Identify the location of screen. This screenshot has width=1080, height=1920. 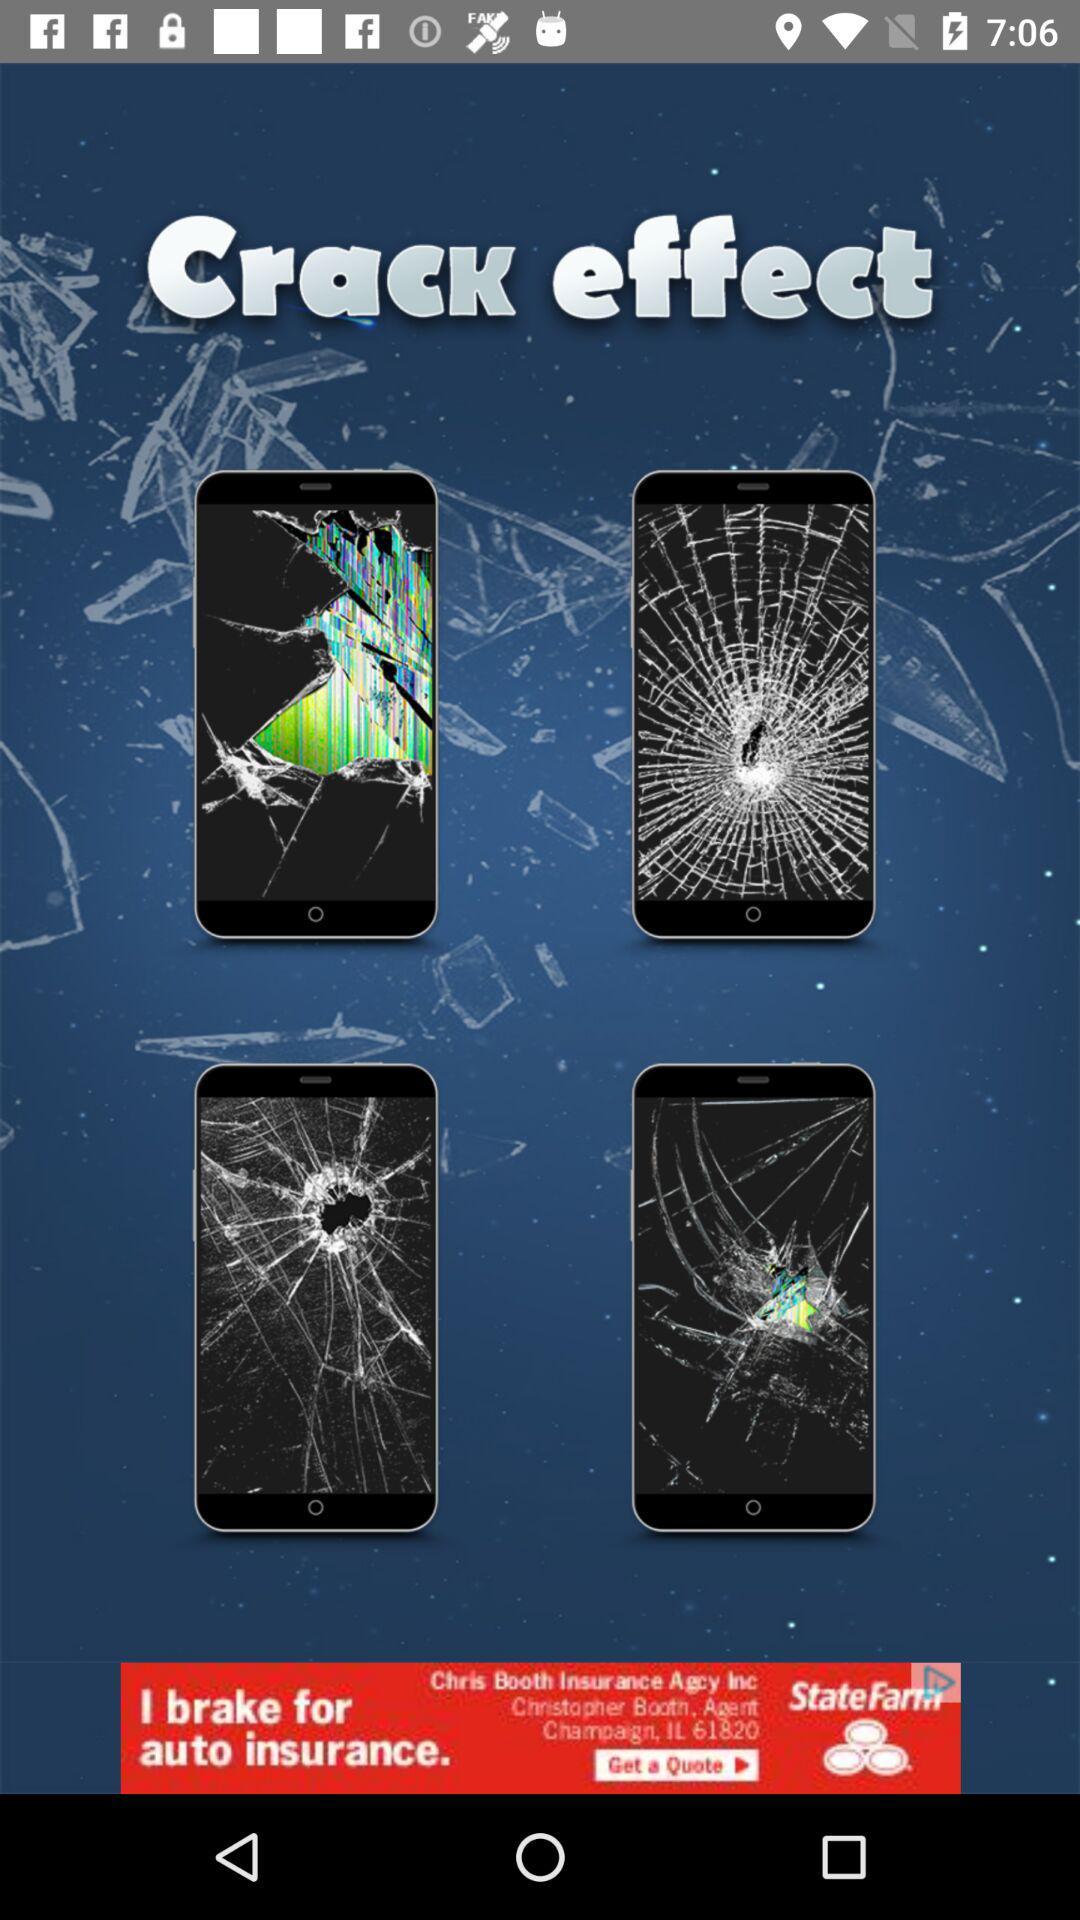
(755, 1308).